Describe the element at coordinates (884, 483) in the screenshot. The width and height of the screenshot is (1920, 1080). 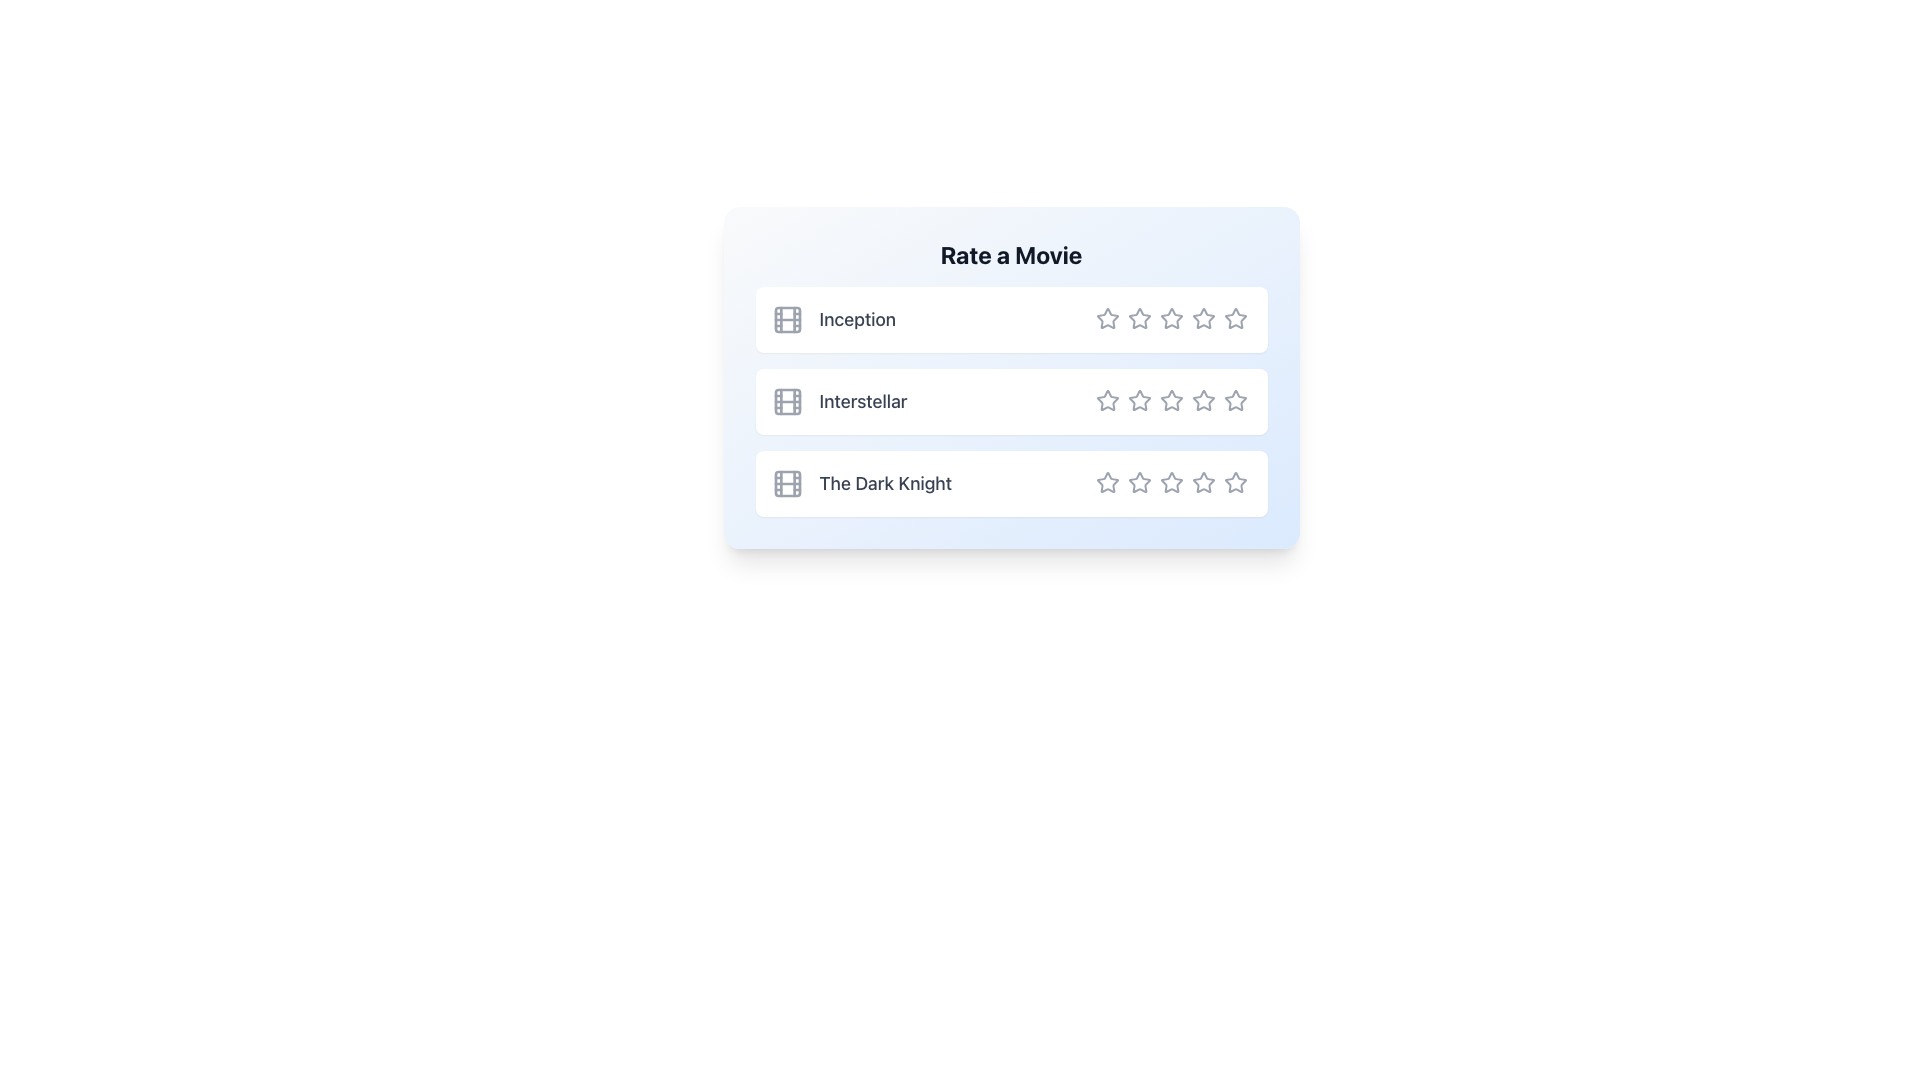
I see `the text label displaying 'The Dark Knight', which is the third item in a vertical list with a gray font on a white background` at that location.